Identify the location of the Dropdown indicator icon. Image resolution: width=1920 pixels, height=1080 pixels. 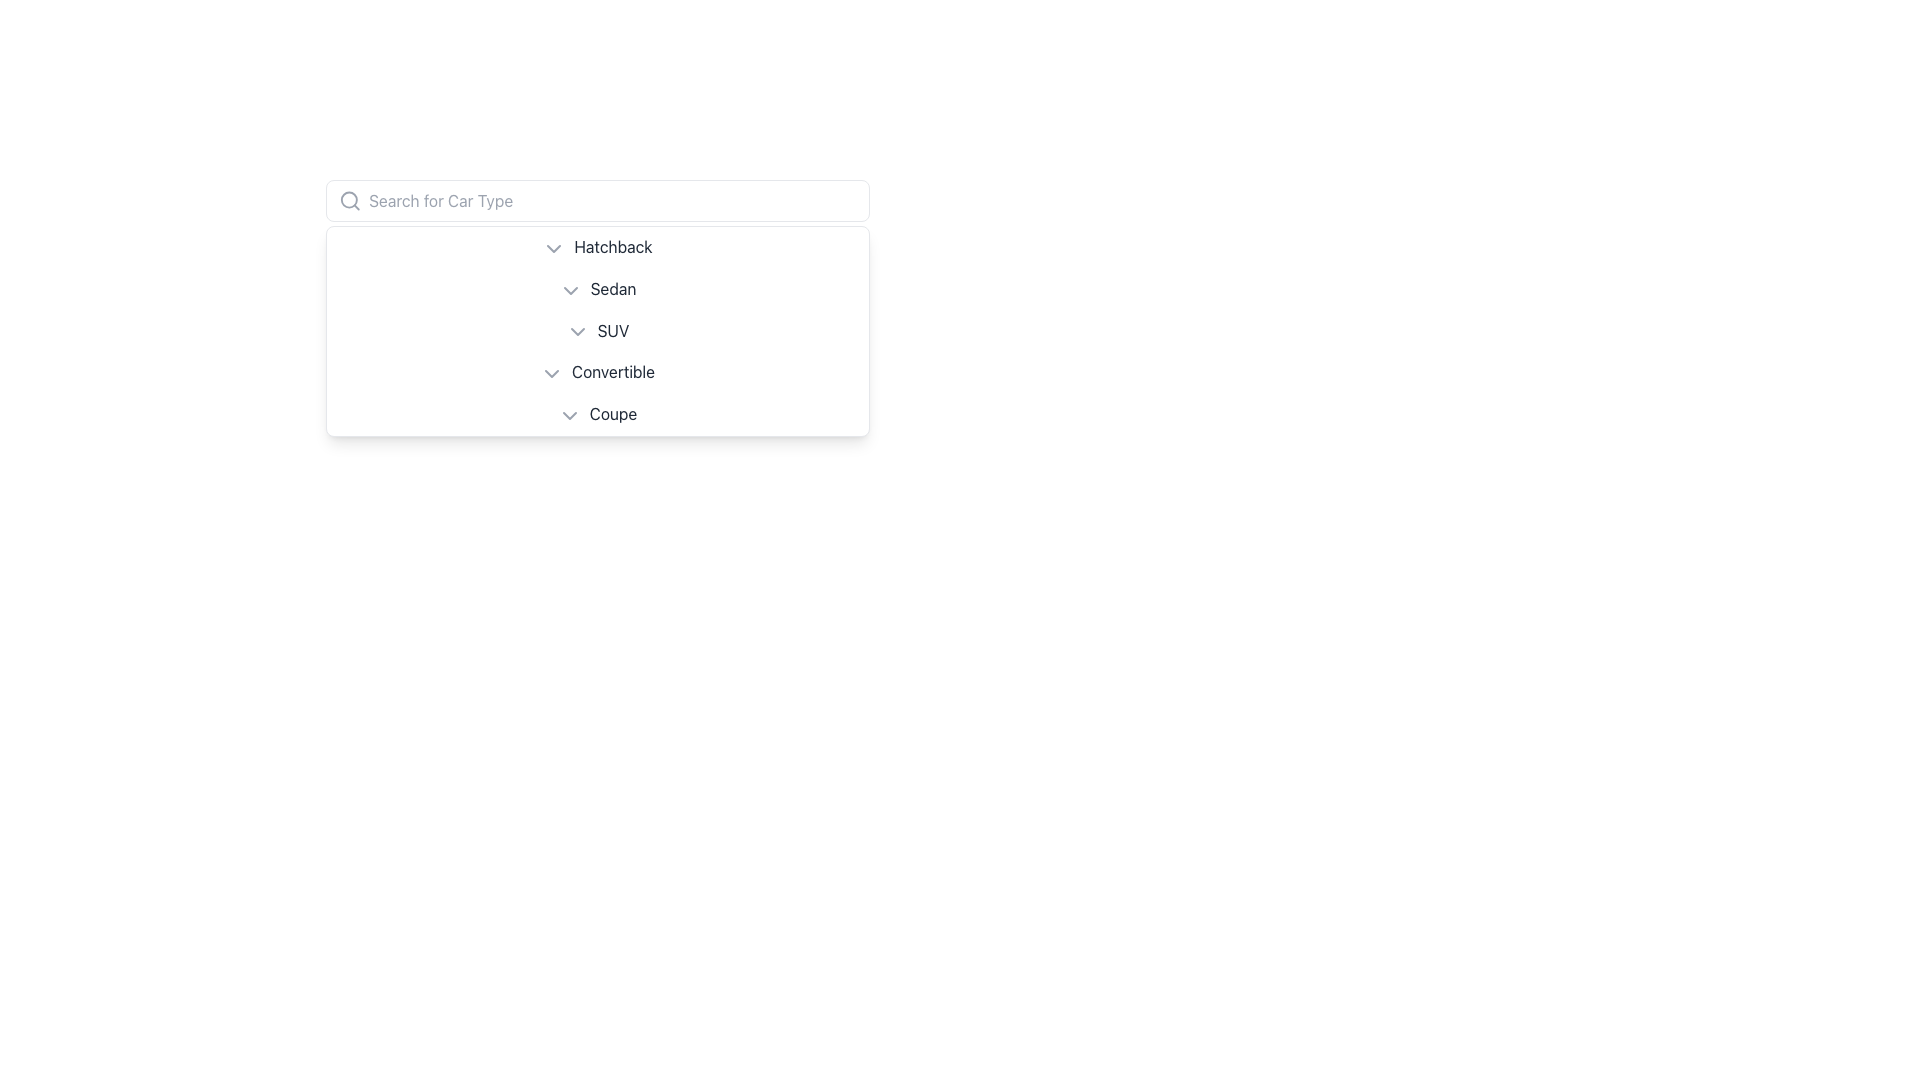
(554, 247).